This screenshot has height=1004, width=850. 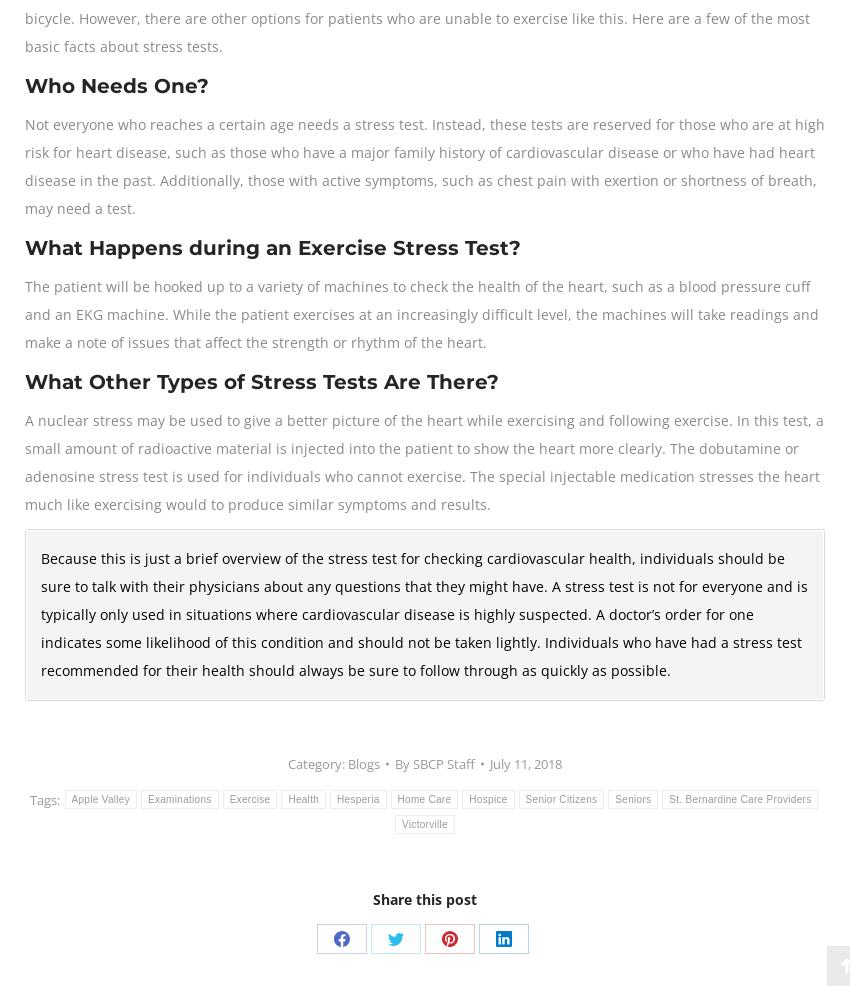 I want to click on 'Senior Citizens', so click(x=561, y=799).